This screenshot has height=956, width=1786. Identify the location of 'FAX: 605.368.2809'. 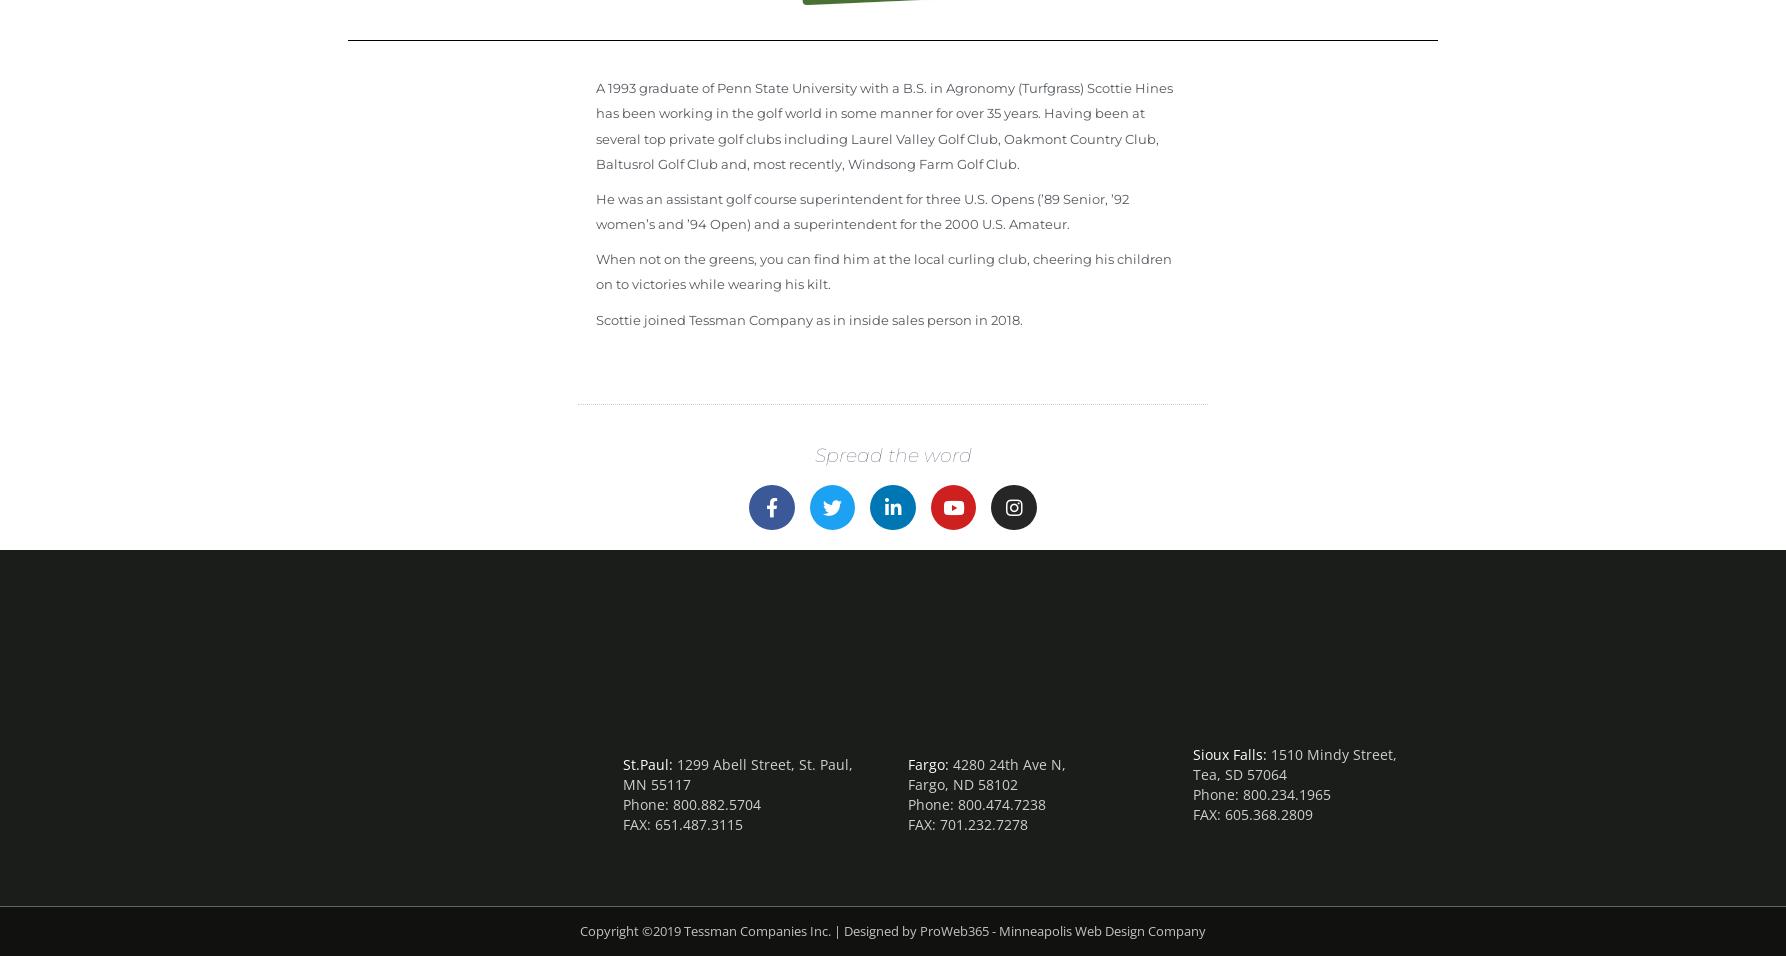
(1253, 813).